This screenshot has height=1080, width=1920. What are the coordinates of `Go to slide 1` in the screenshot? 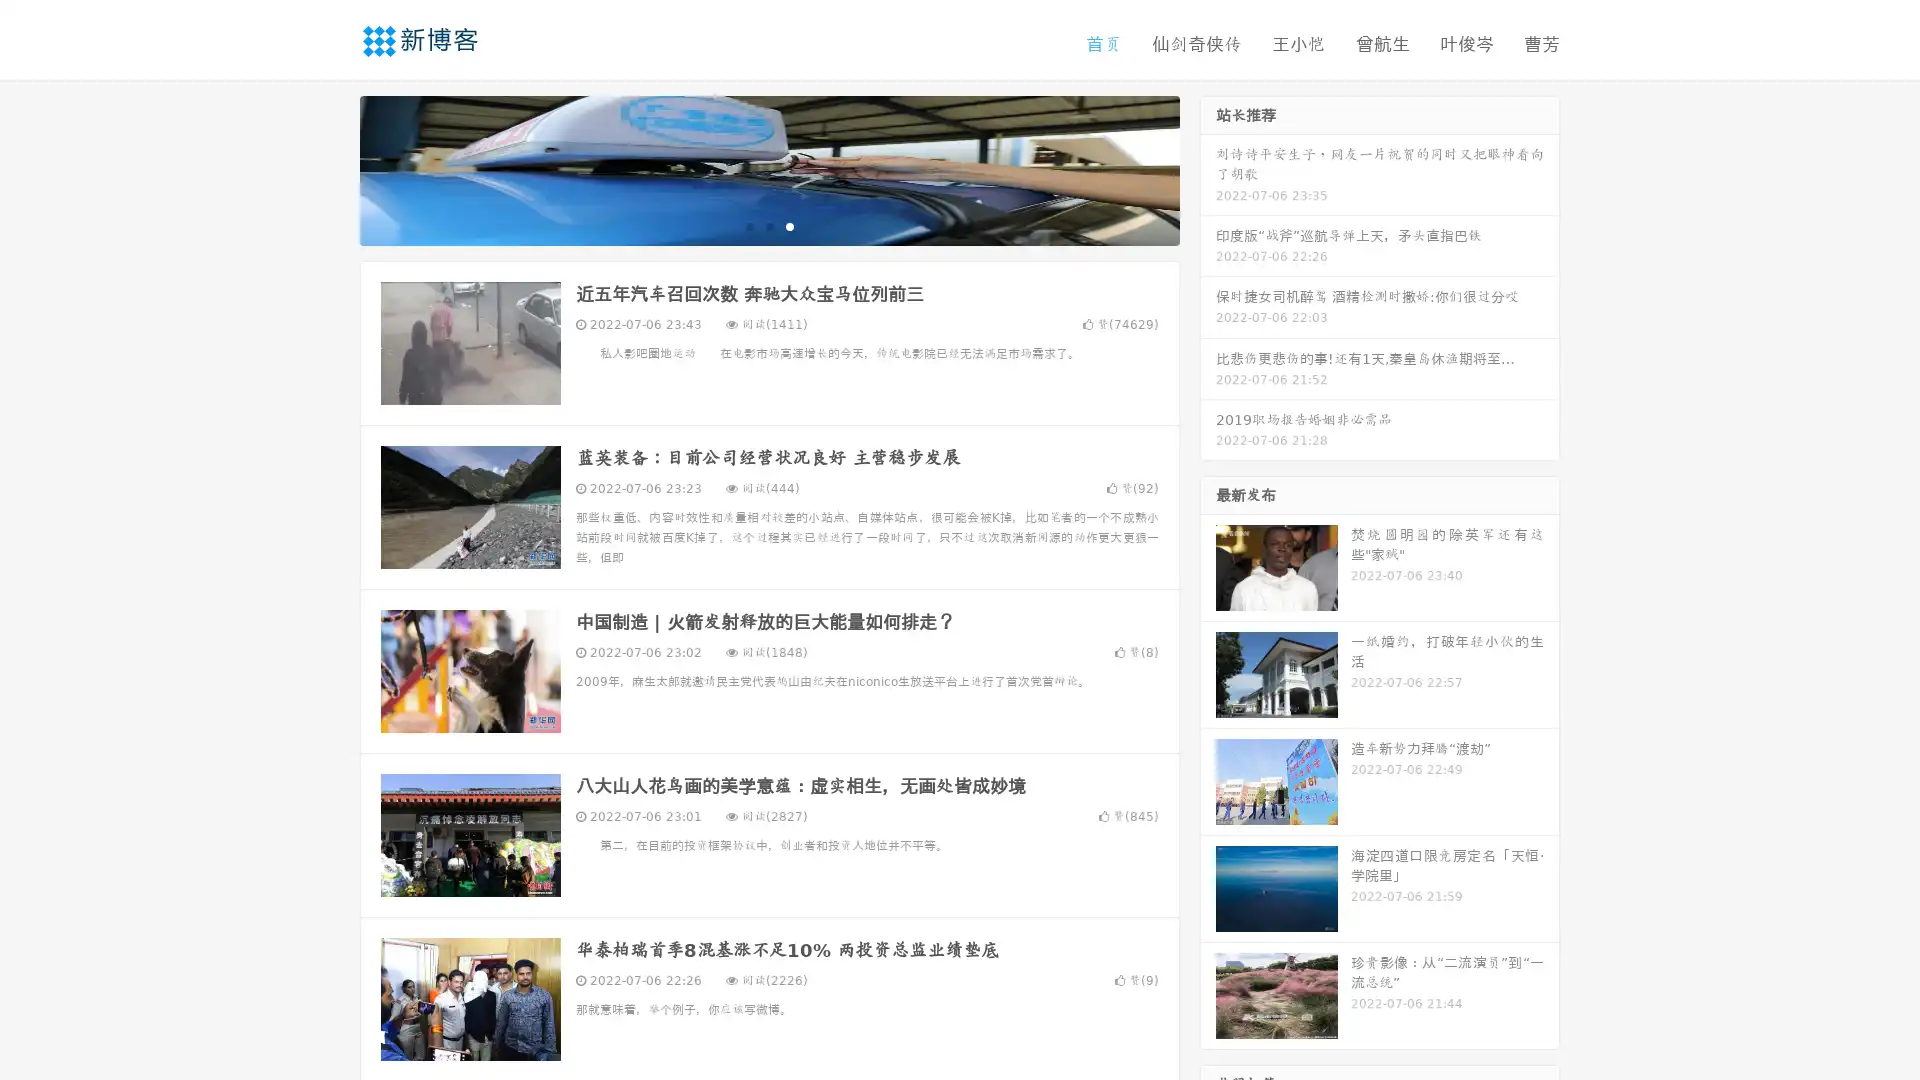 It's located at (748, 225).